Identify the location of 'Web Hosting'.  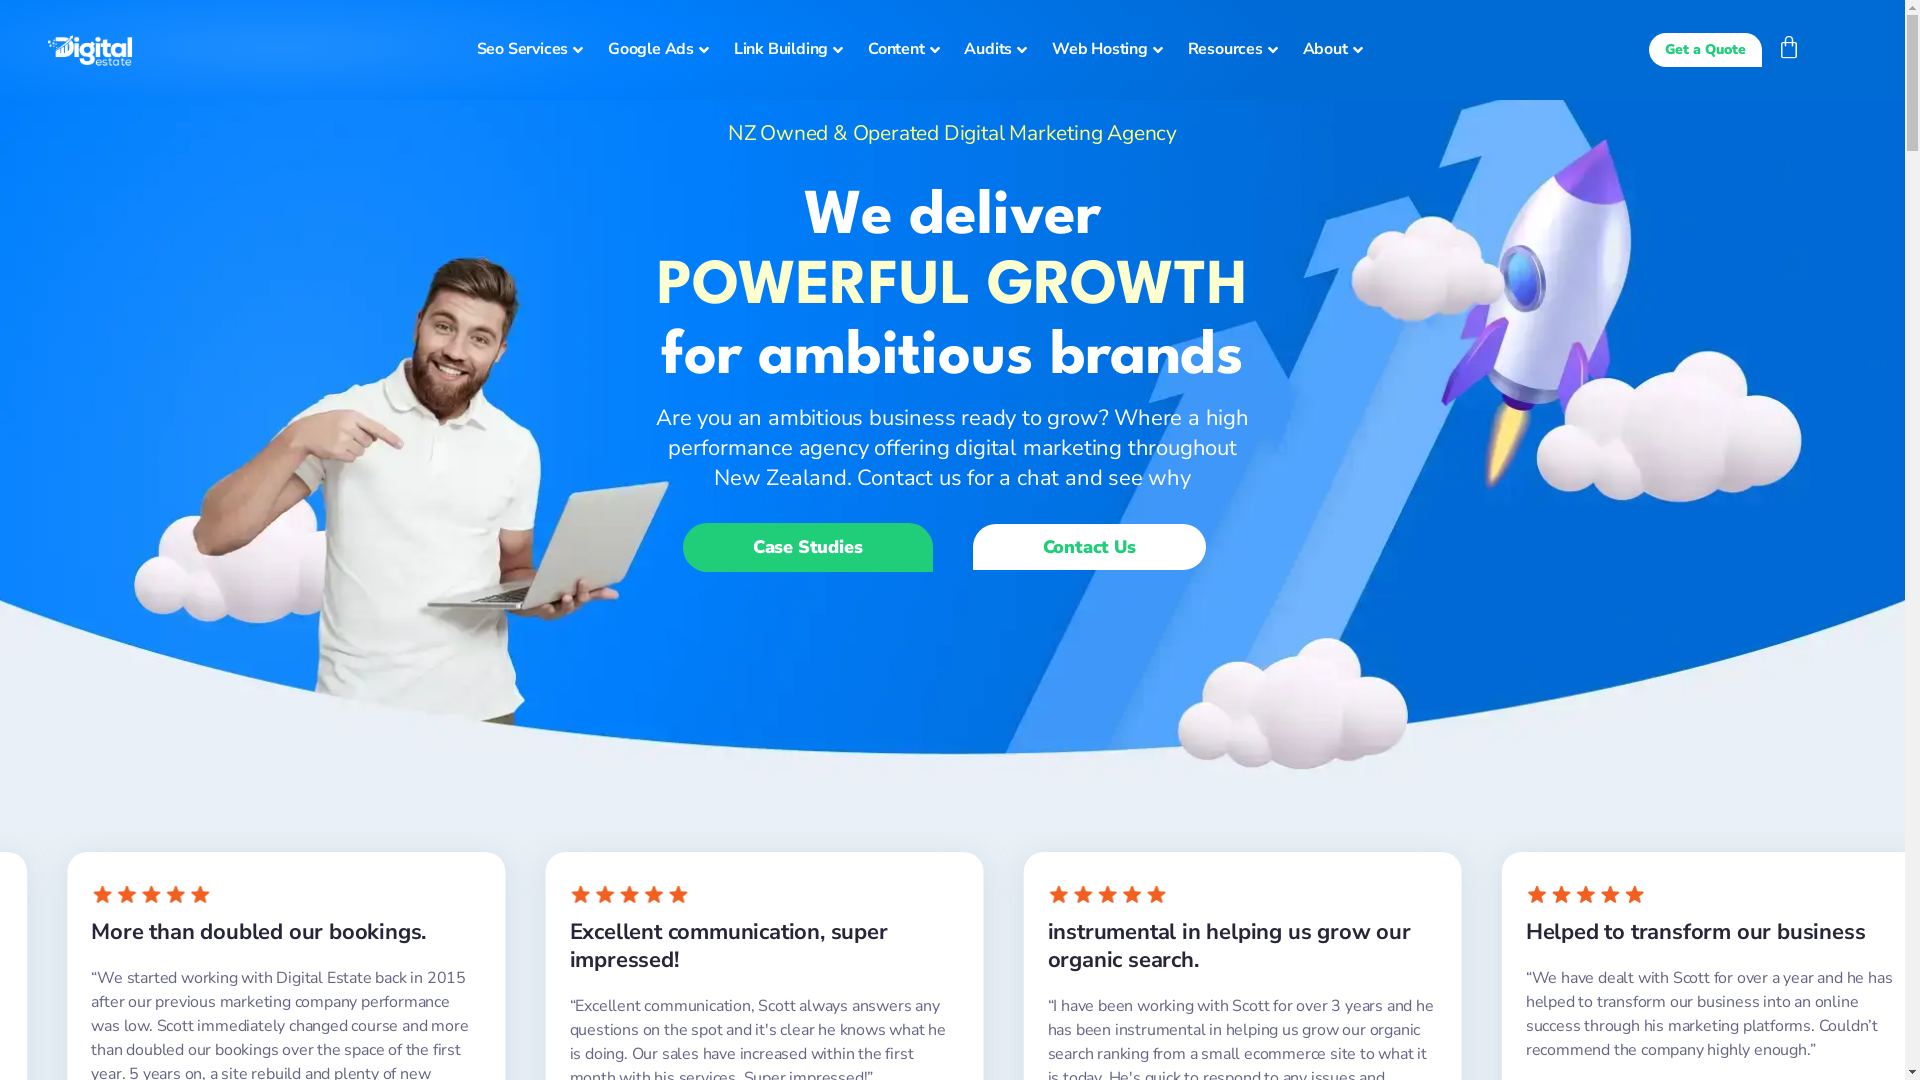
(1108, 49).